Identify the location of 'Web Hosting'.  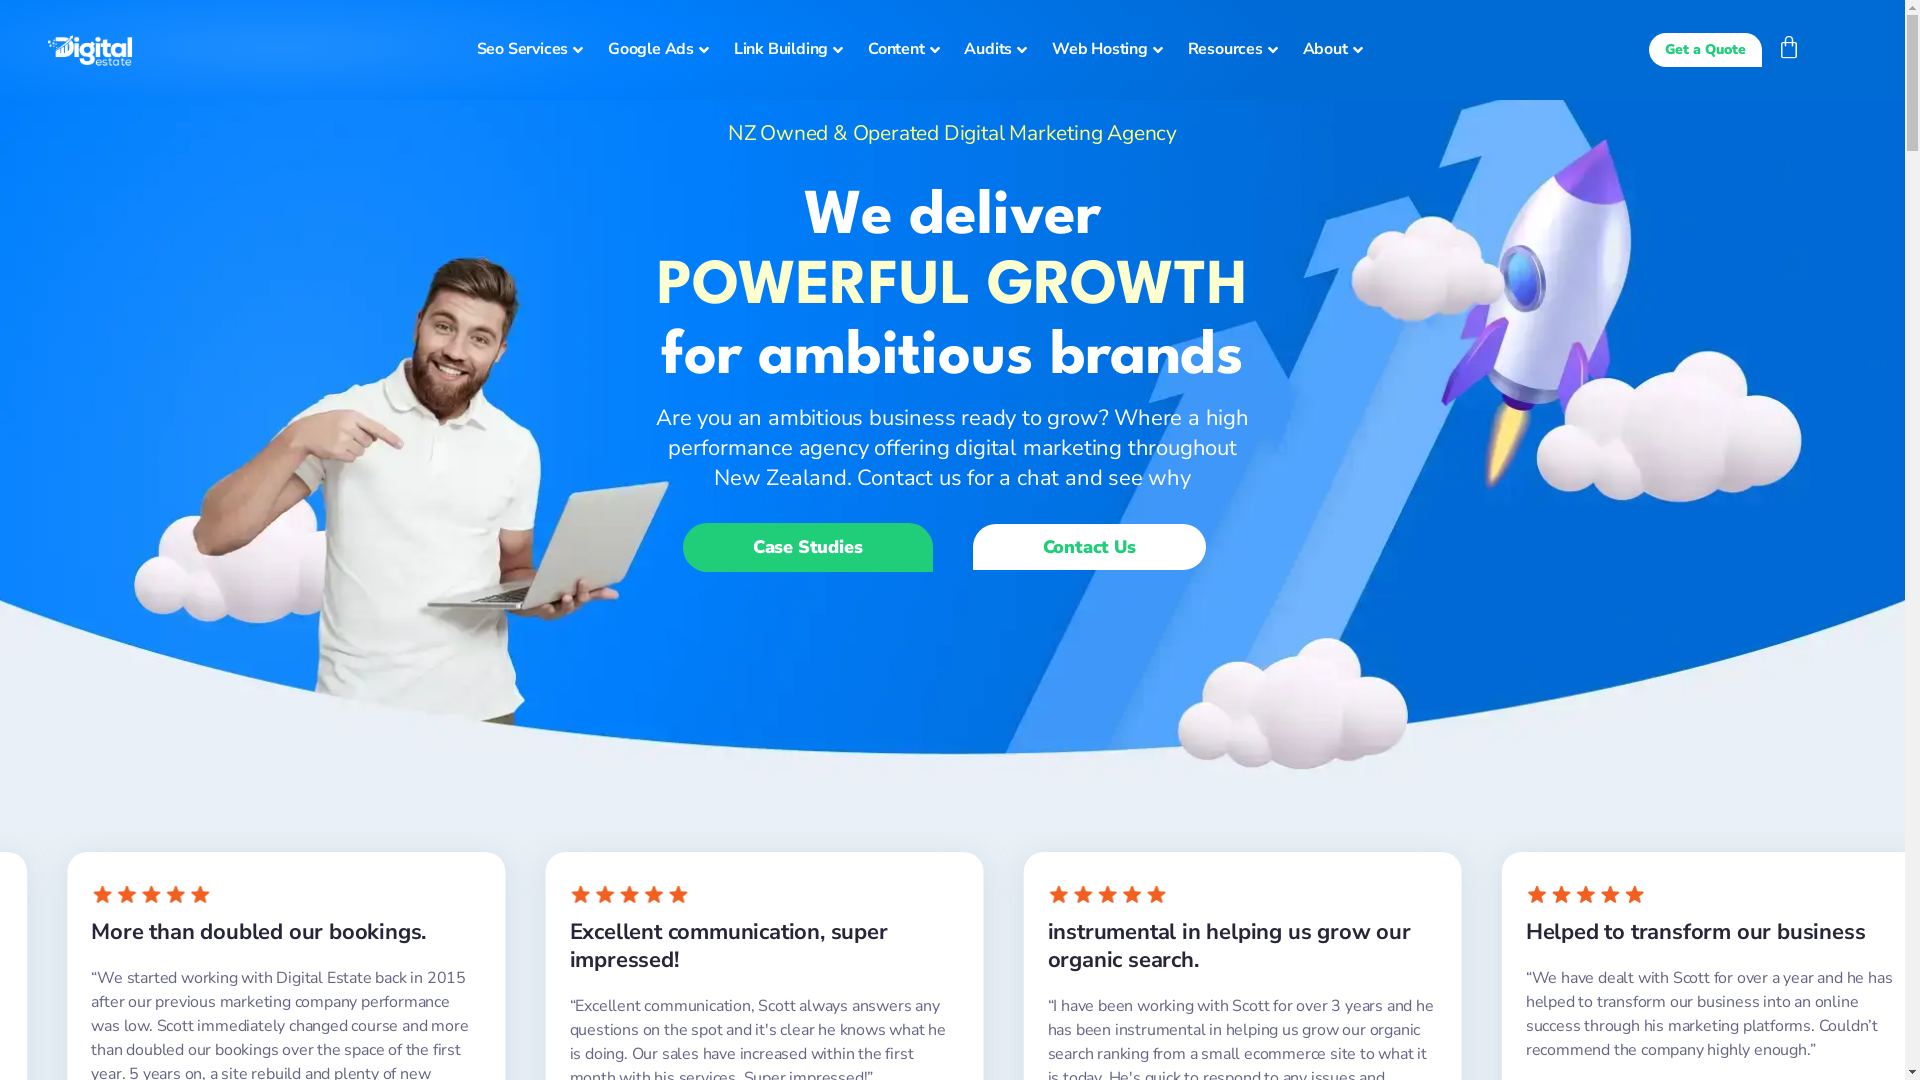
(1108, 49).